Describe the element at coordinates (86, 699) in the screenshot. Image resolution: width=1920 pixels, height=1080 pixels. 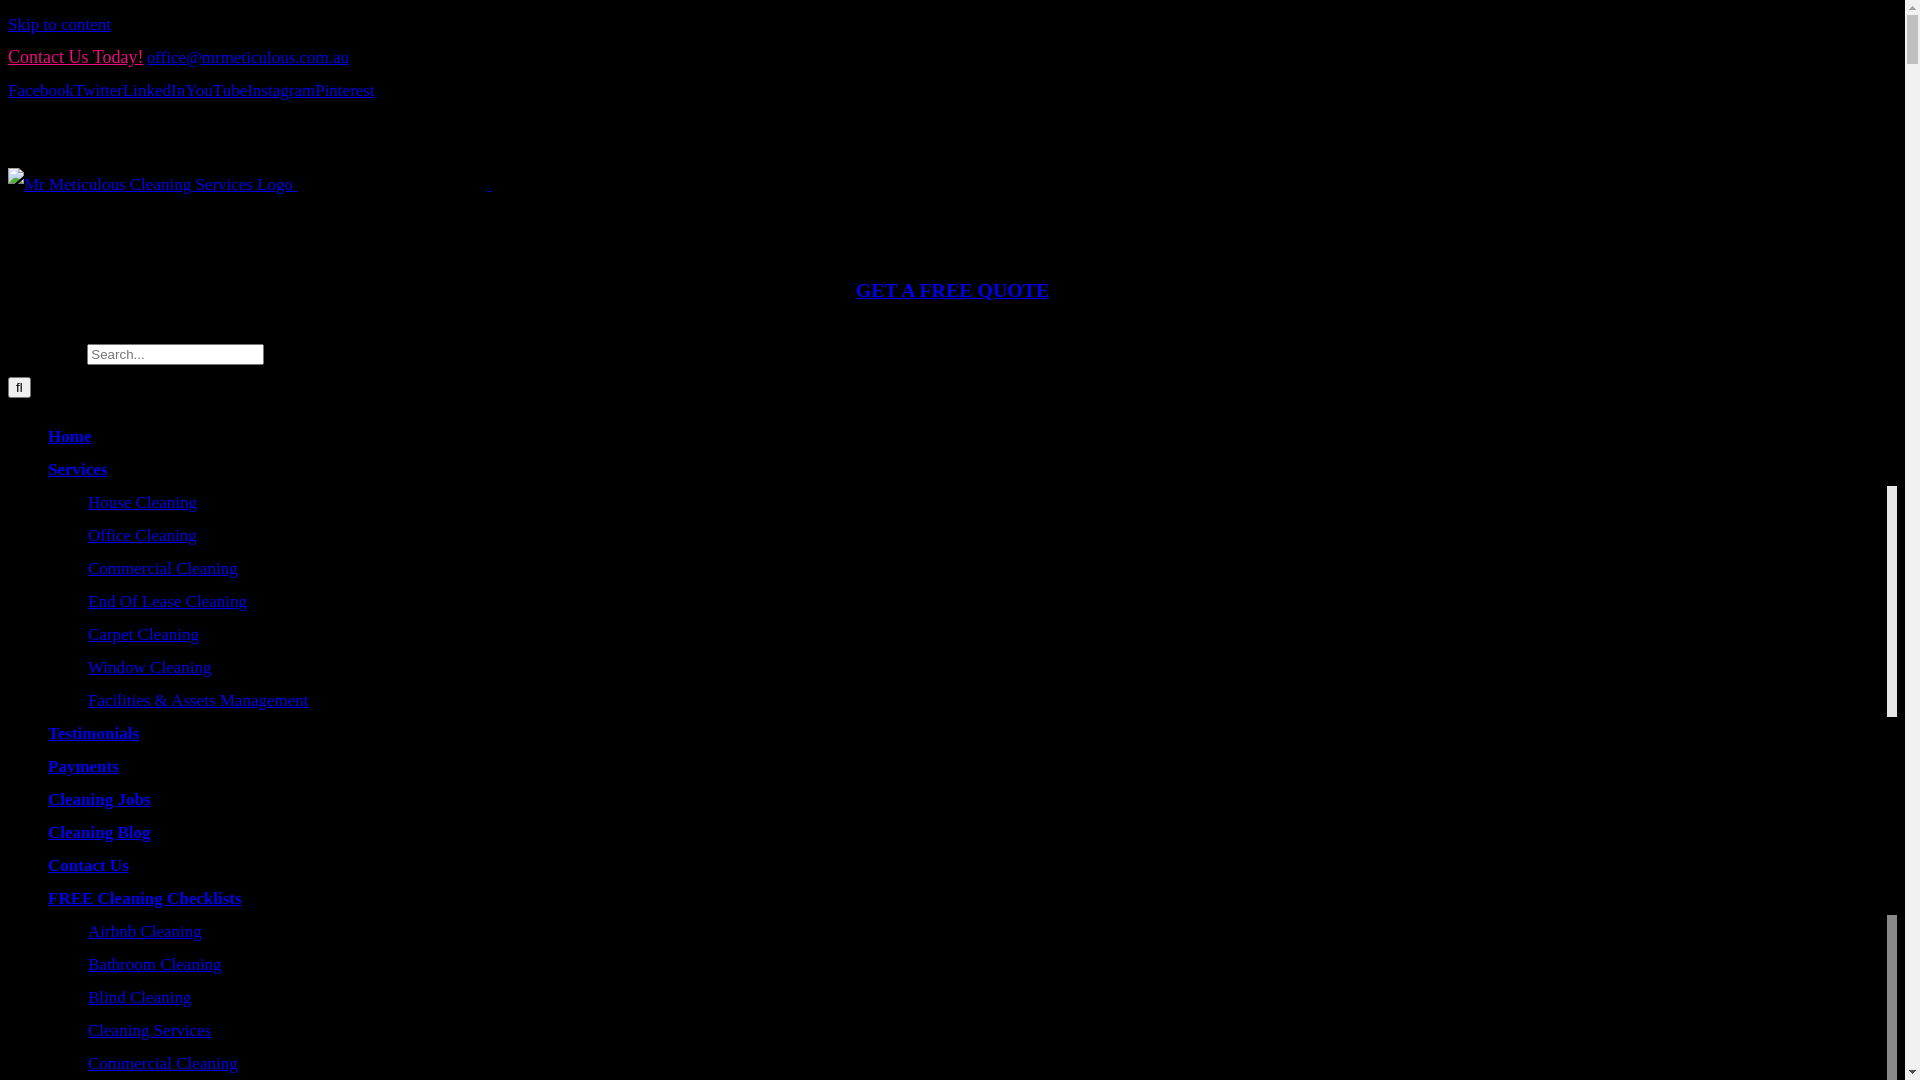
I see `'Facilities & Assets Management'` at that location.